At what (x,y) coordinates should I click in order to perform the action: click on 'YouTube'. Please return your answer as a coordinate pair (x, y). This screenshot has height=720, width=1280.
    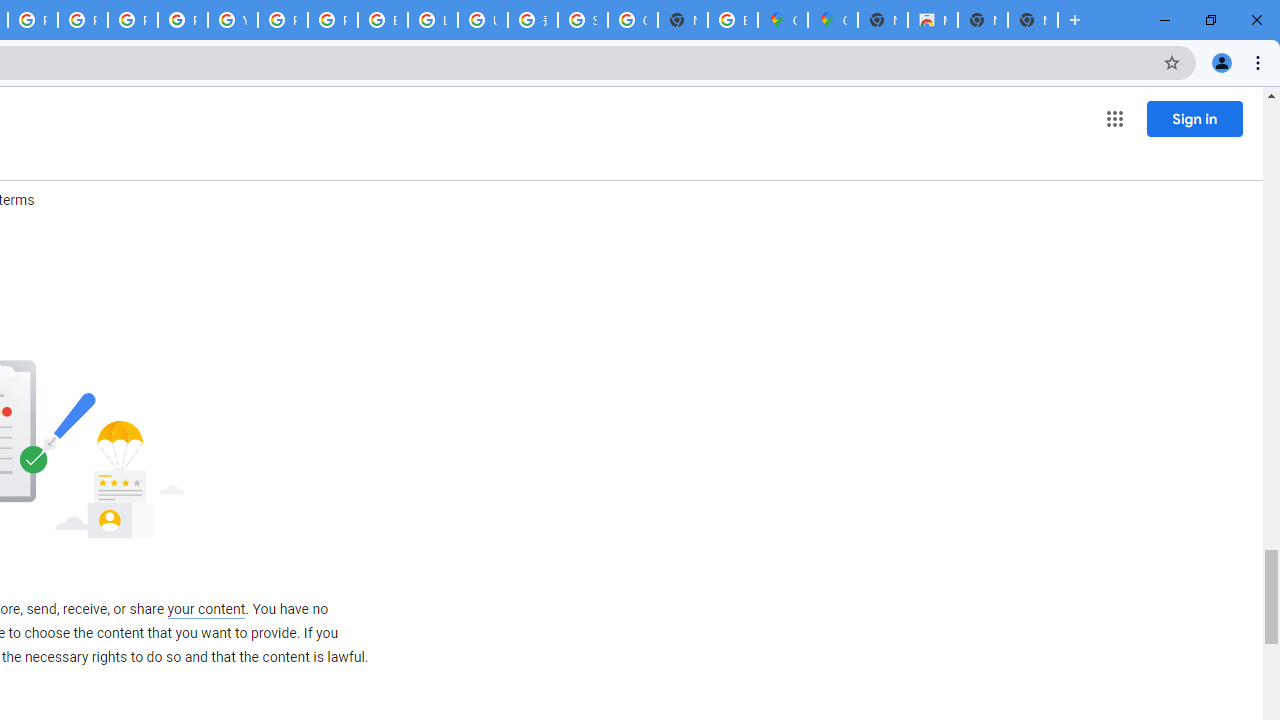
    Looking at the image, I should click on (232, 20).